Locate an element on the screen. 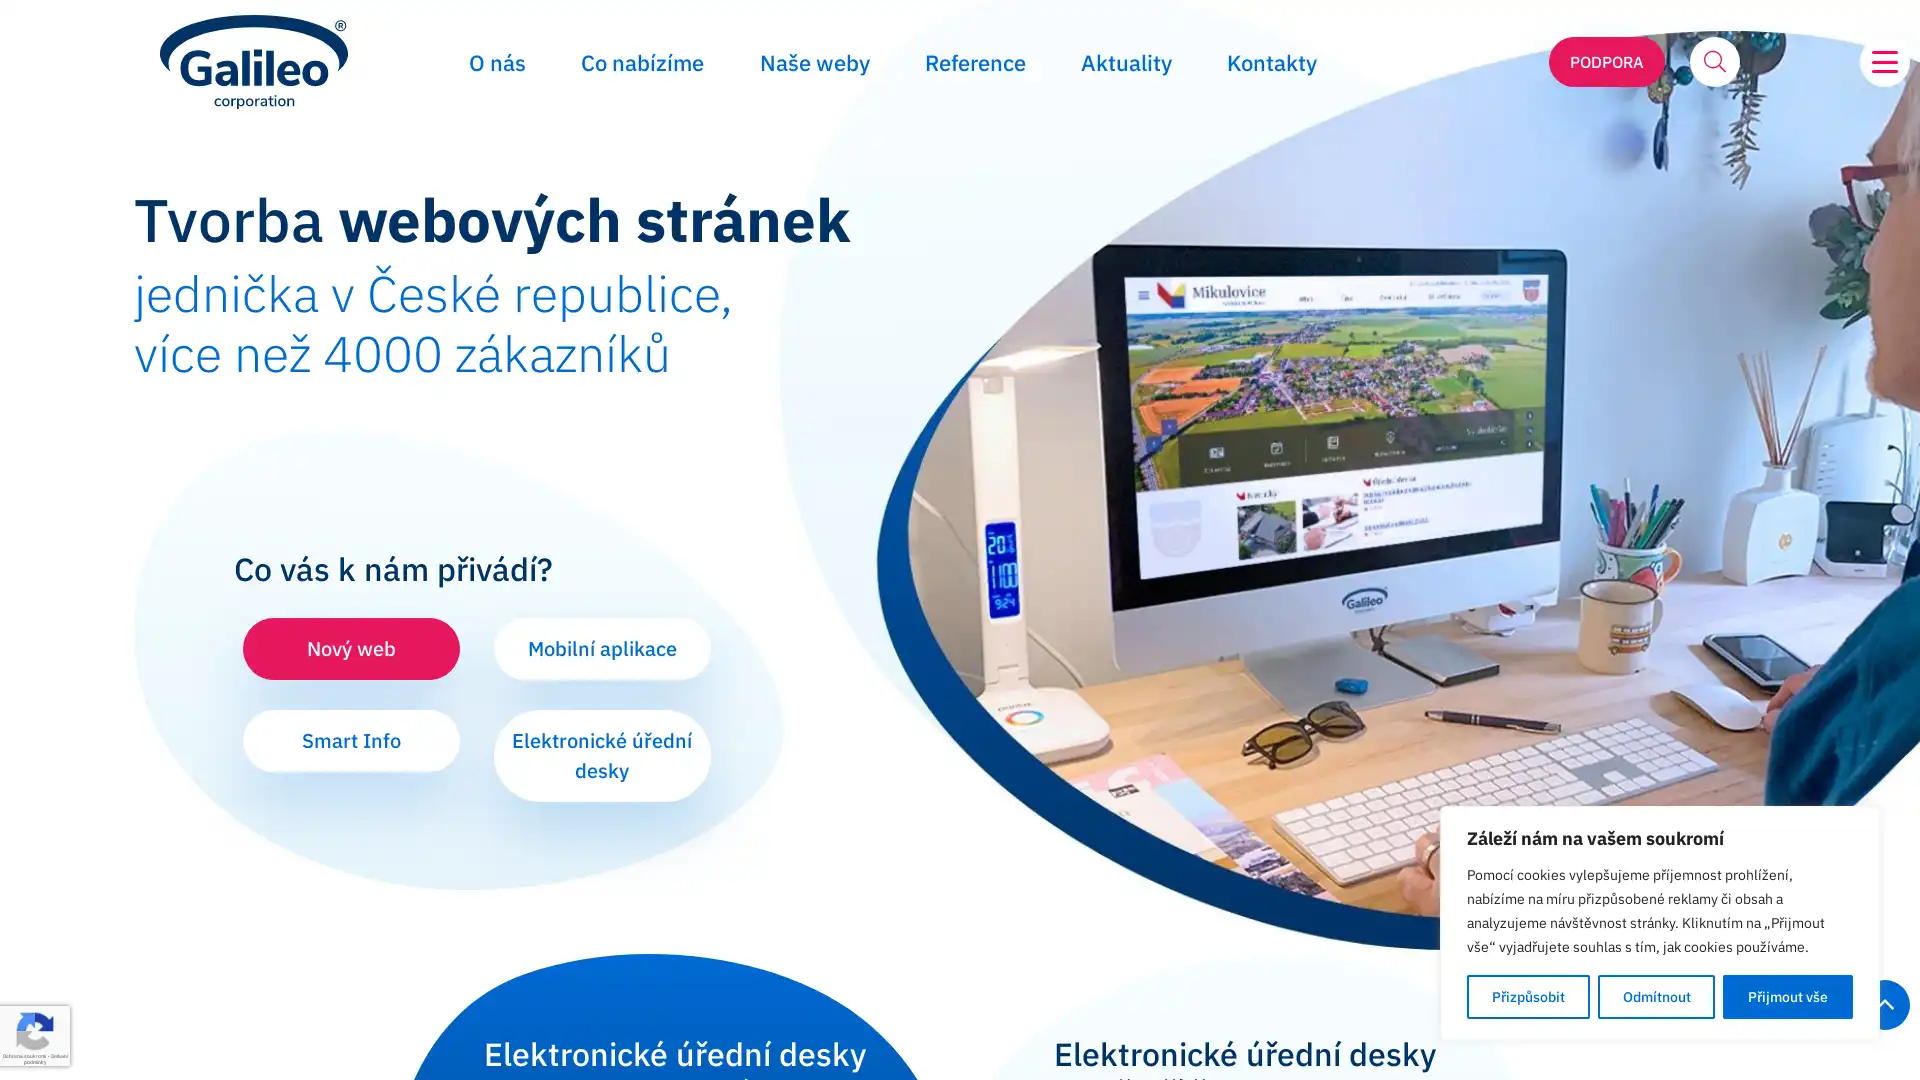  Prizpusobit is located at coordinates (1526, 996).